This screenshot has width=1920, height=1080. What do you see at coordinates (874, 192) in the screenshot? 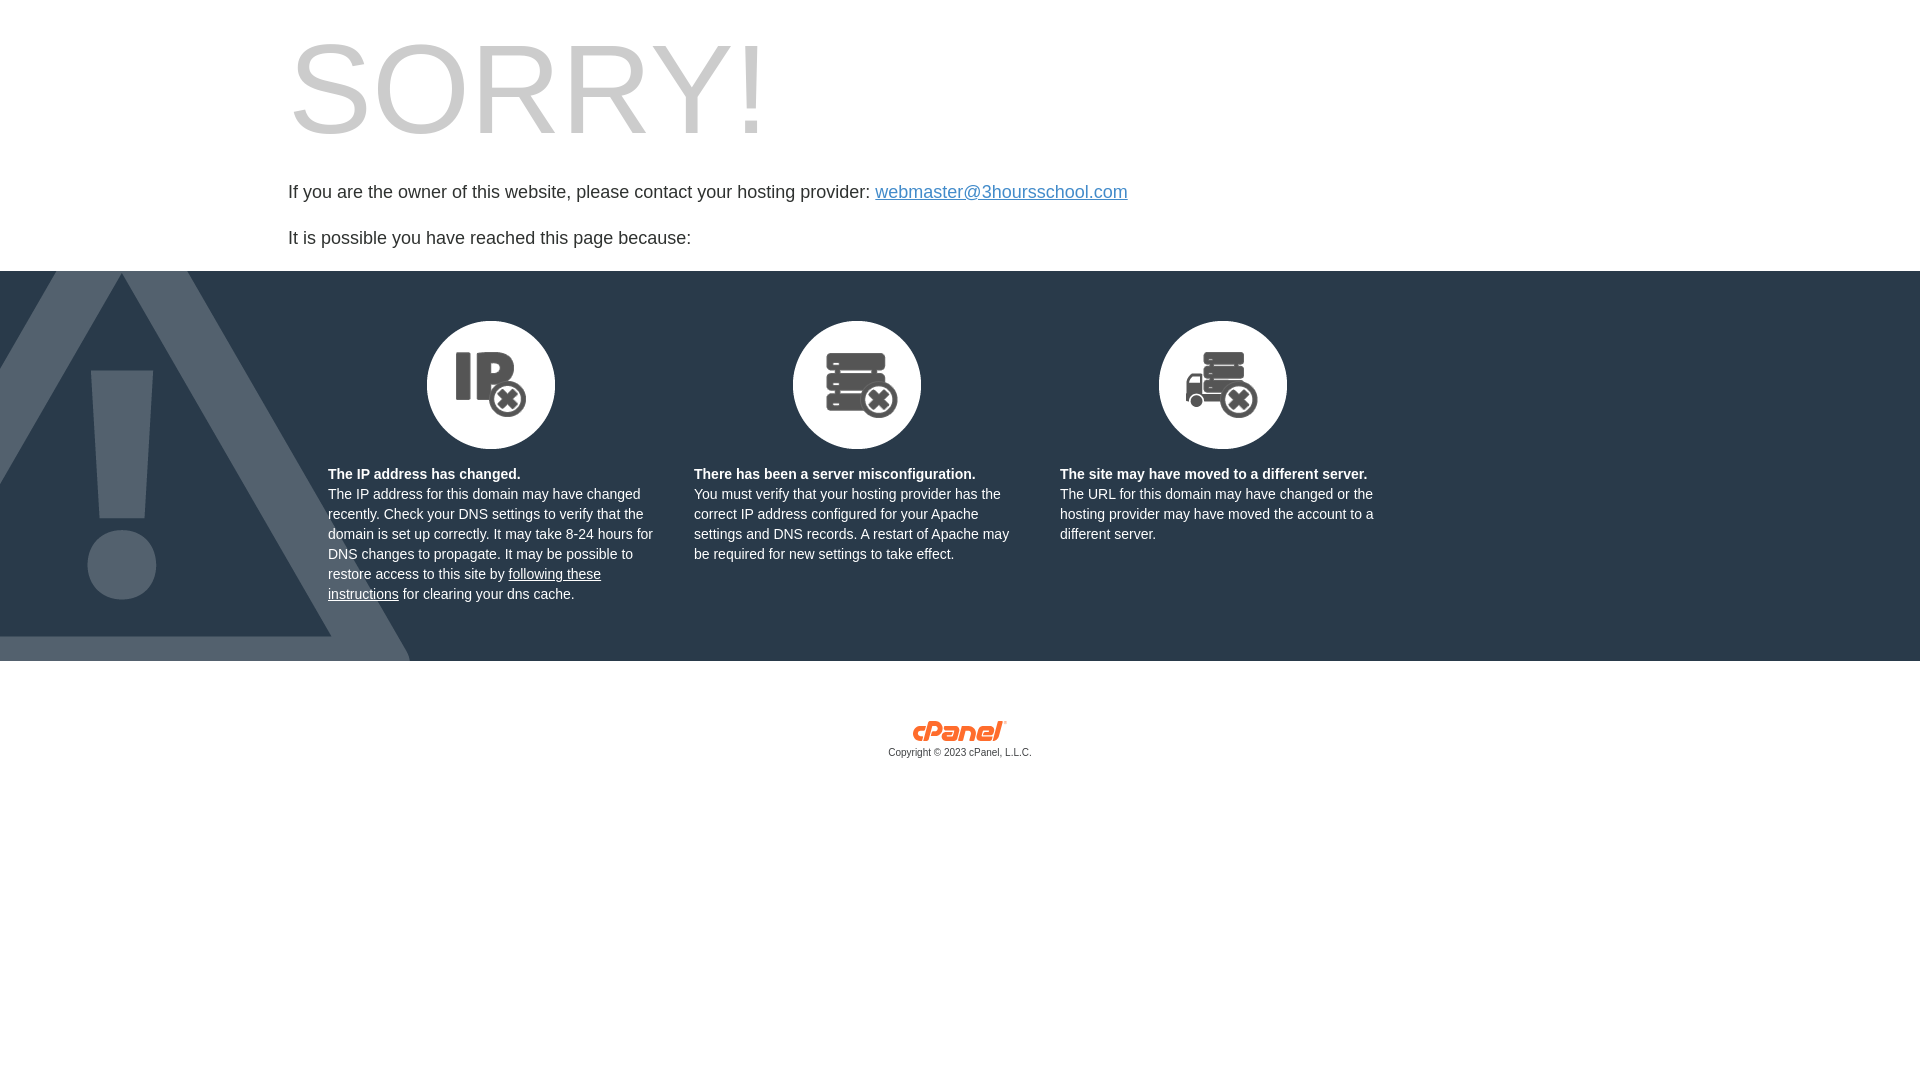
I see `'webmaster@3hoursschool.com'` at bounding box center [874, 192].